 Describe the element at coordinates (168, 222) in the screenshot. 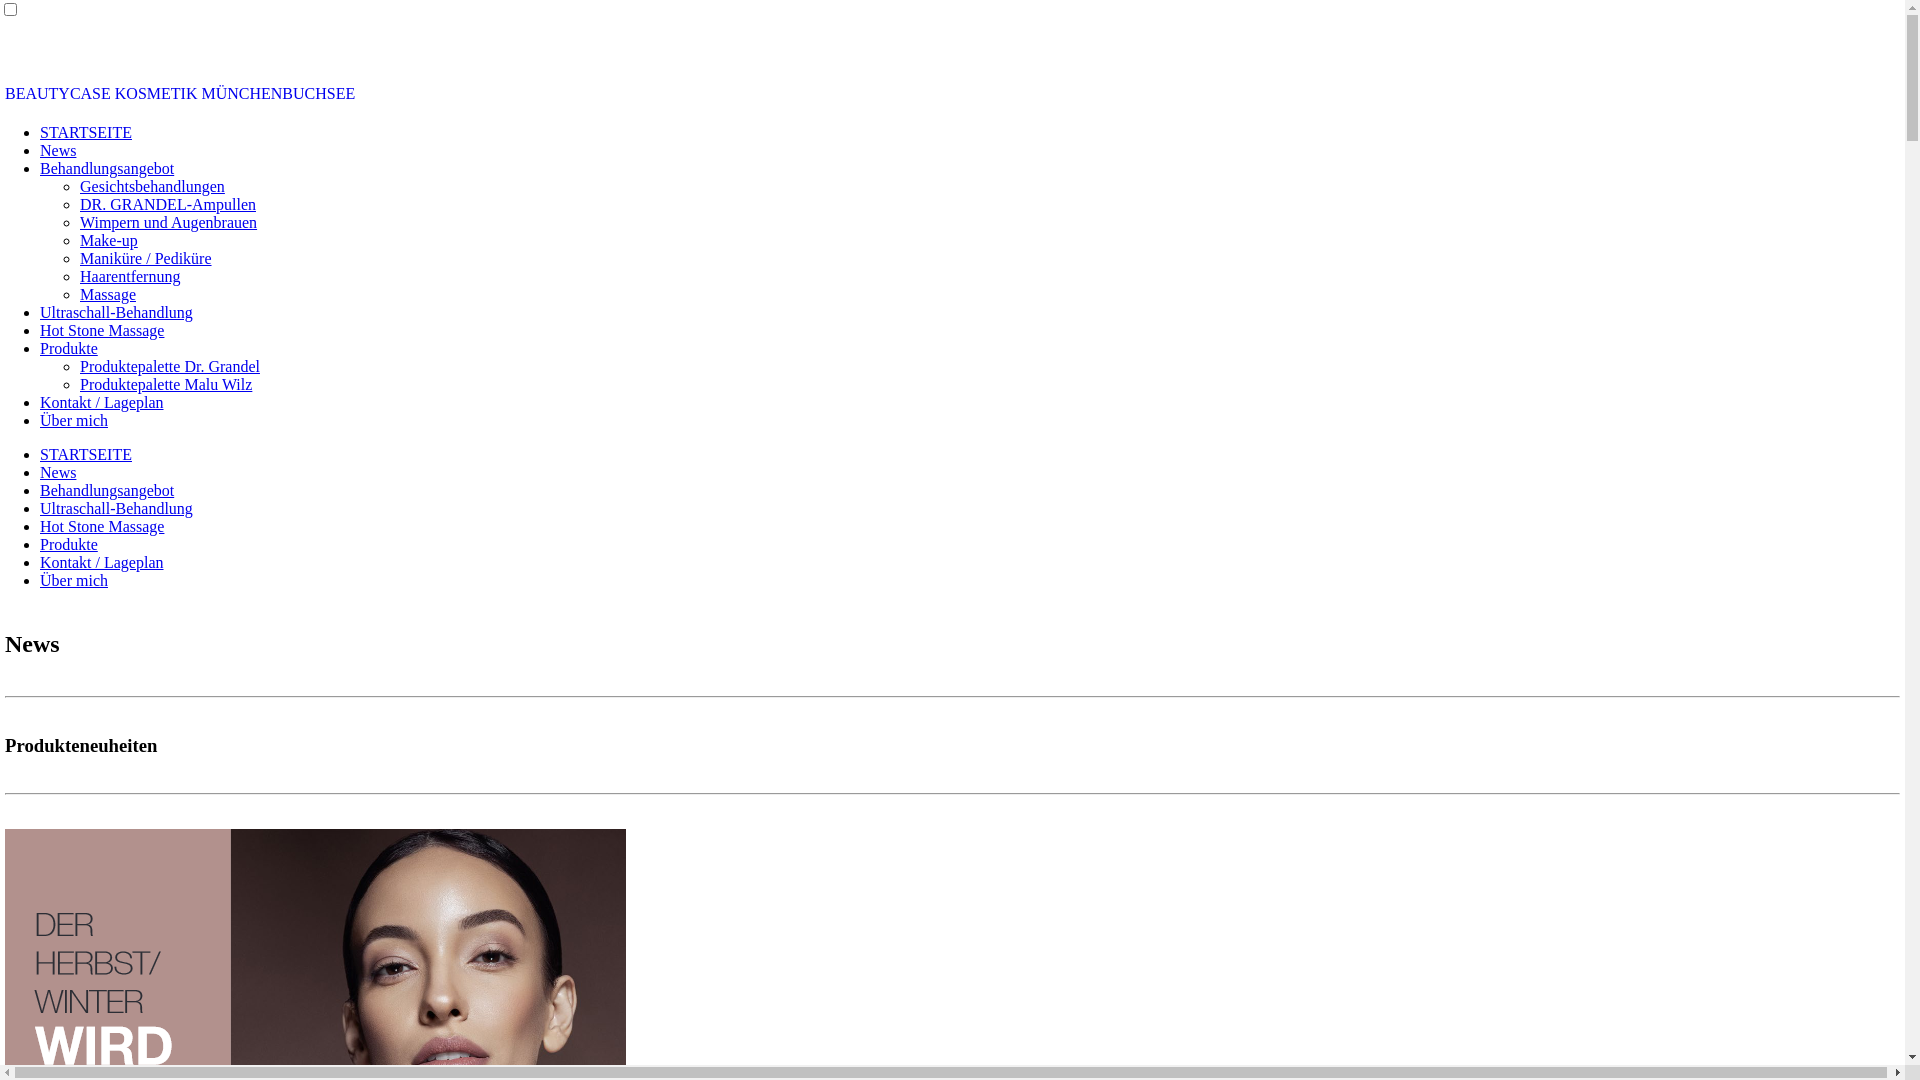

I see `'Wimpern und Augenbrauen'` at that location.